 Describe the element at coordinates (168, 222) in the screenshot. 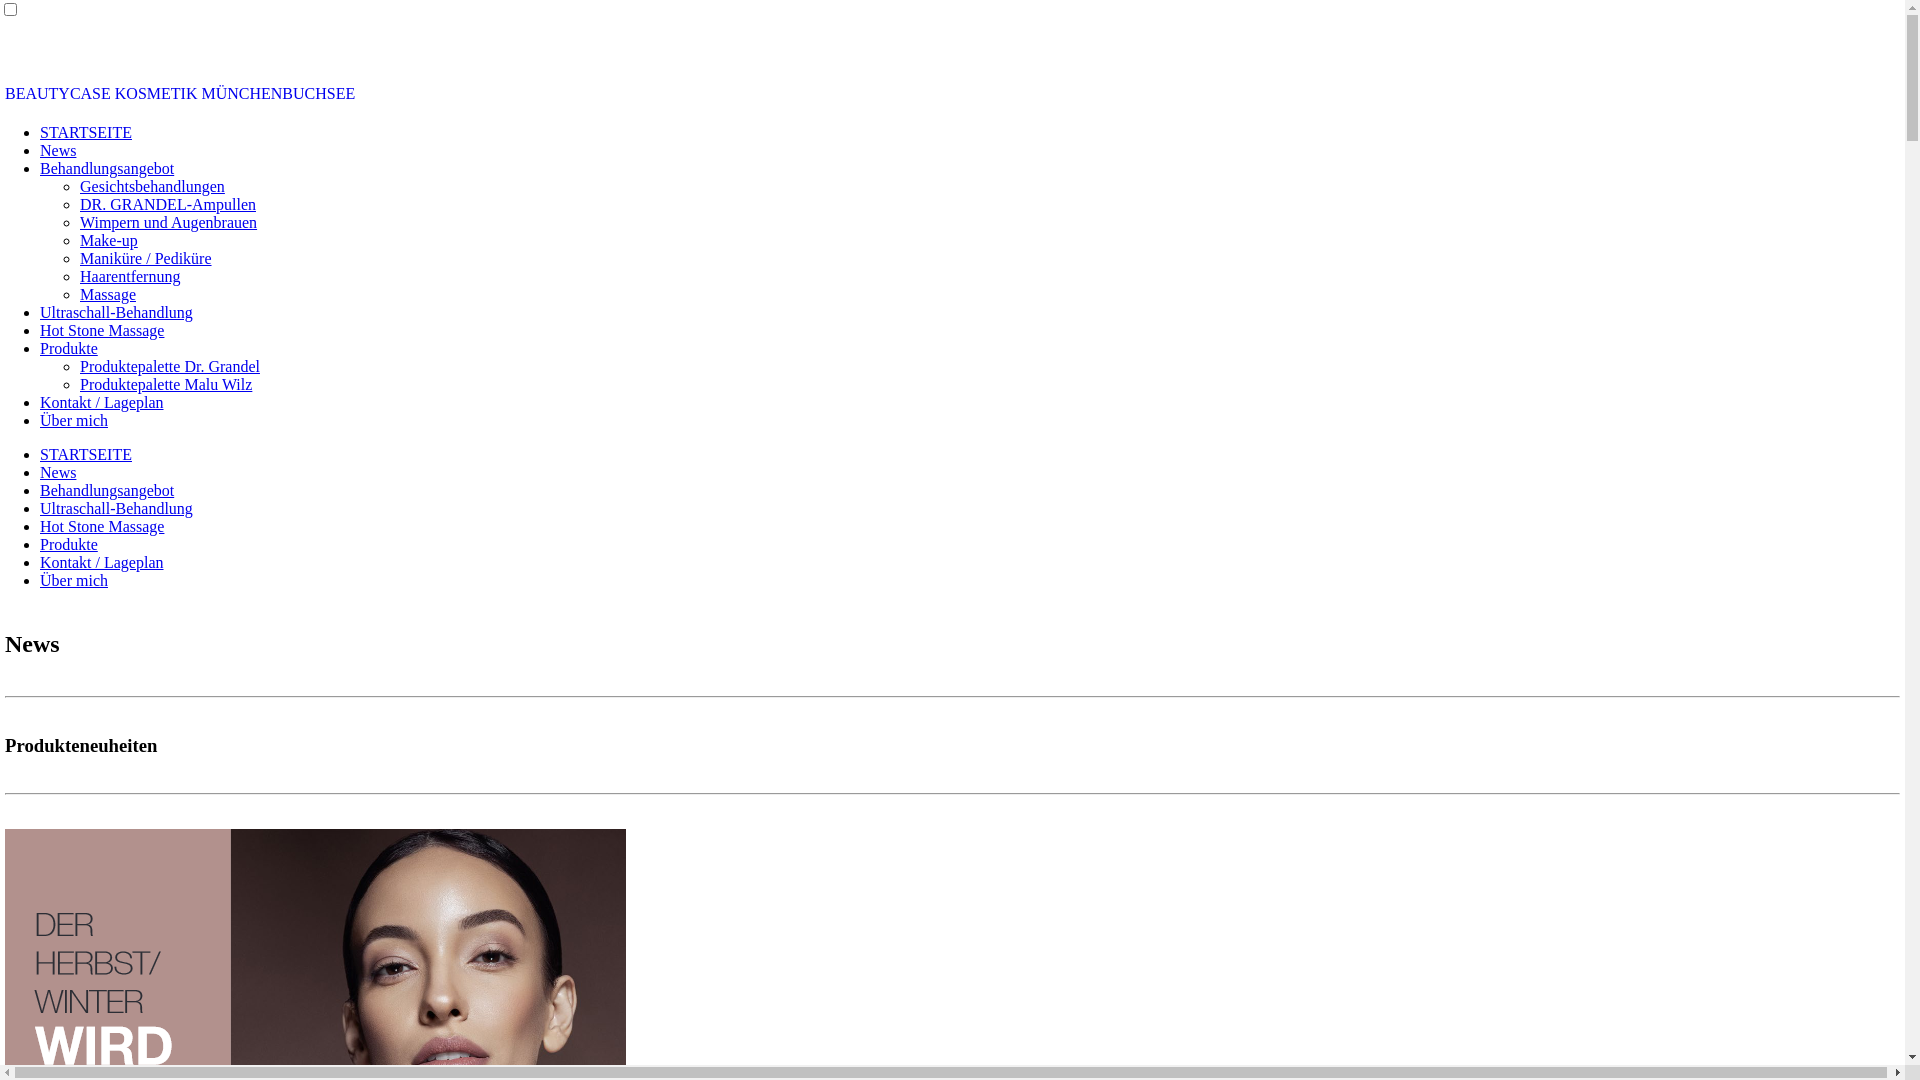

I see `'Wimpern und Augenbrauen'` at that location.